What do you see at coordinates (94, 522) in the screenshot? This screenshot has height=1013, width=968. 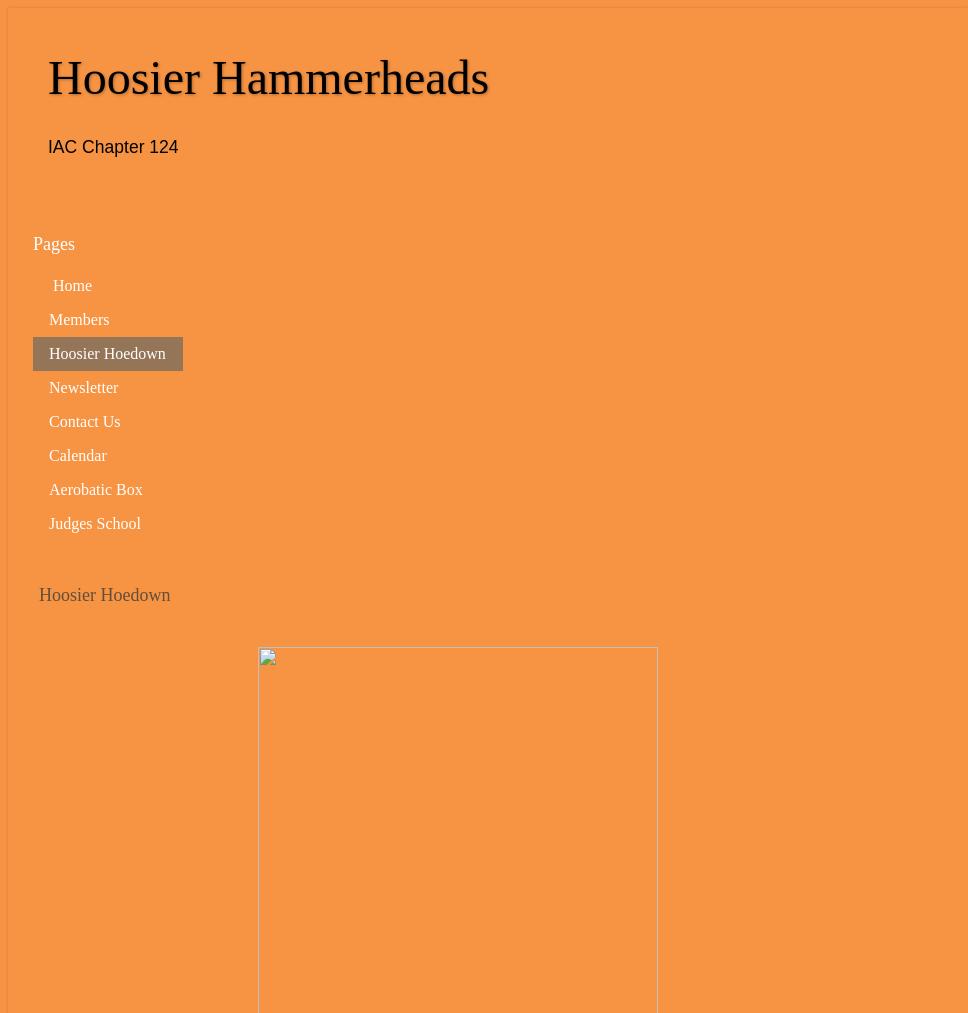 I see `'Judges School'` at bounding box center [94, 522].